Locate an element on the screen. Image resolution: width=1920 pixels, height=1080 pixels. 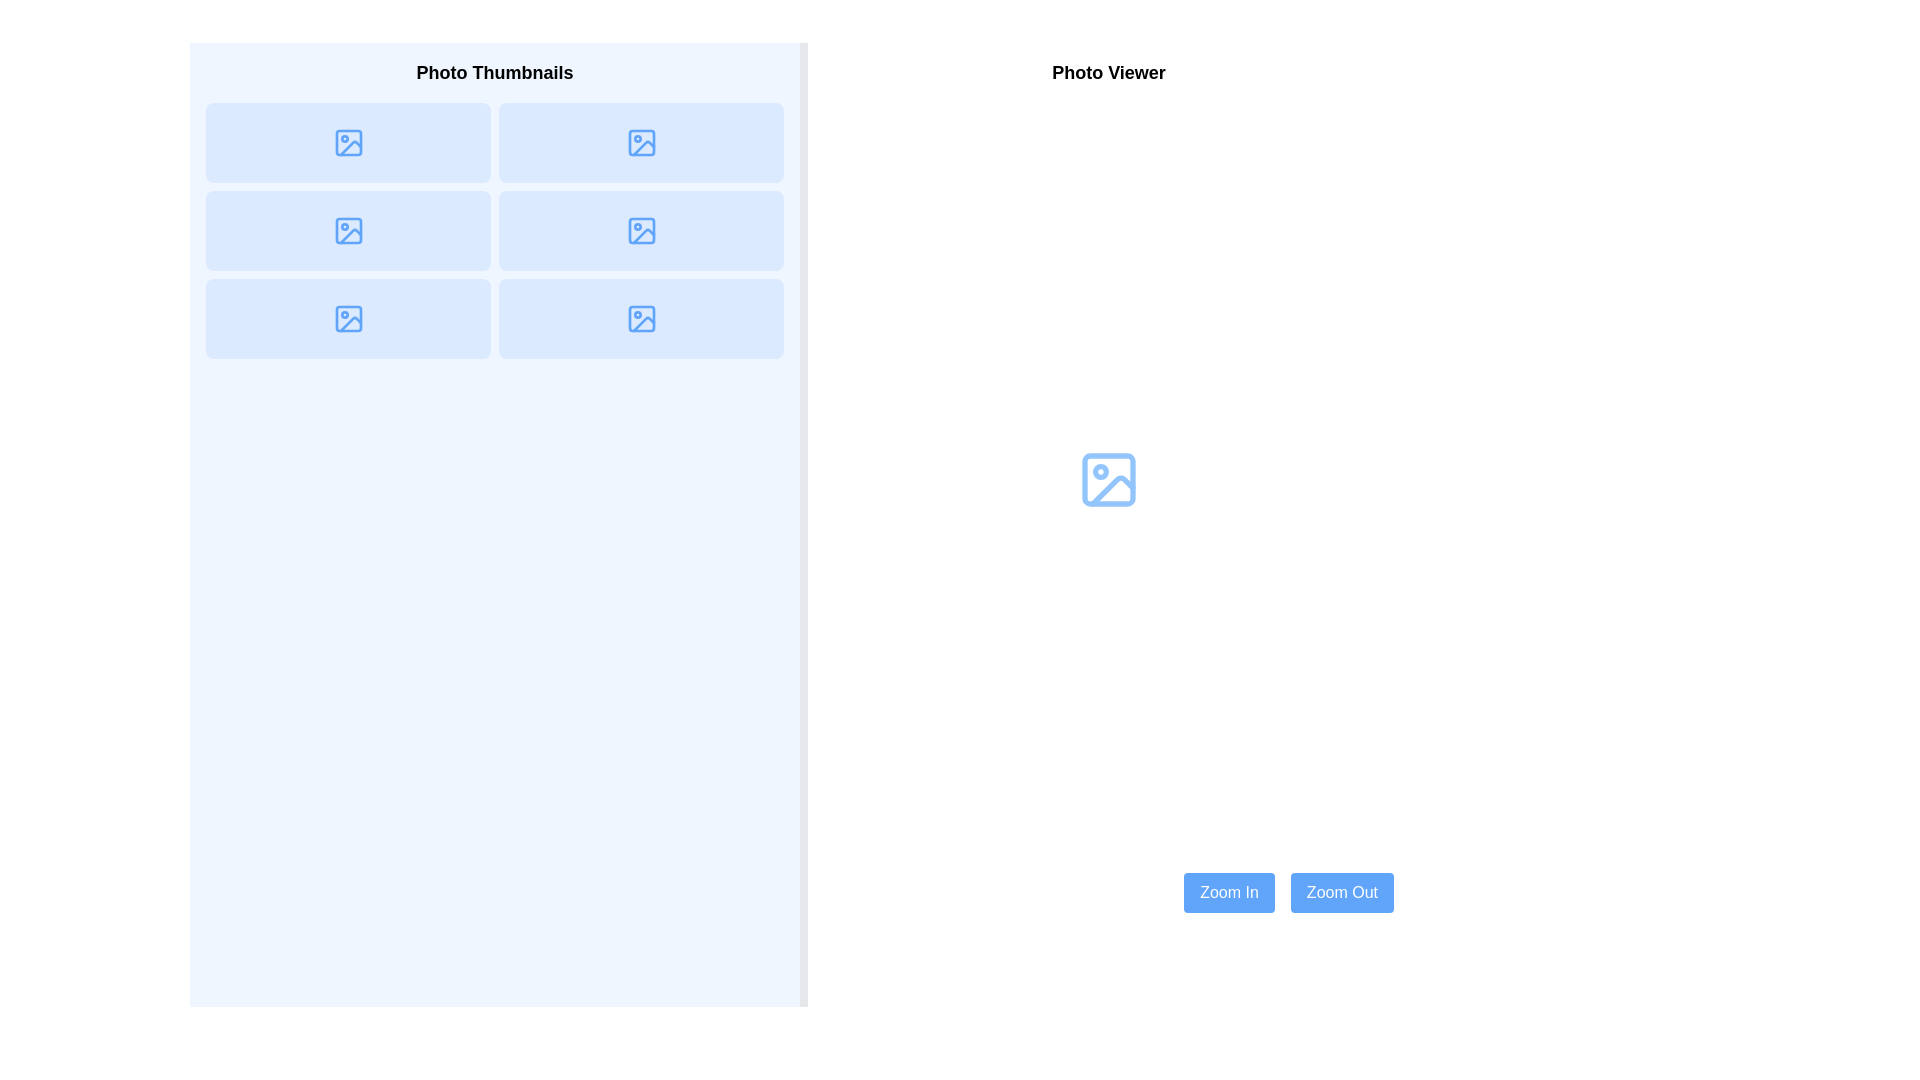
the light blue SVG icon depicting an image outline, which is located in the second row and first column of the 'Photo Thumbnails' section is located at coordinates (348, 230).